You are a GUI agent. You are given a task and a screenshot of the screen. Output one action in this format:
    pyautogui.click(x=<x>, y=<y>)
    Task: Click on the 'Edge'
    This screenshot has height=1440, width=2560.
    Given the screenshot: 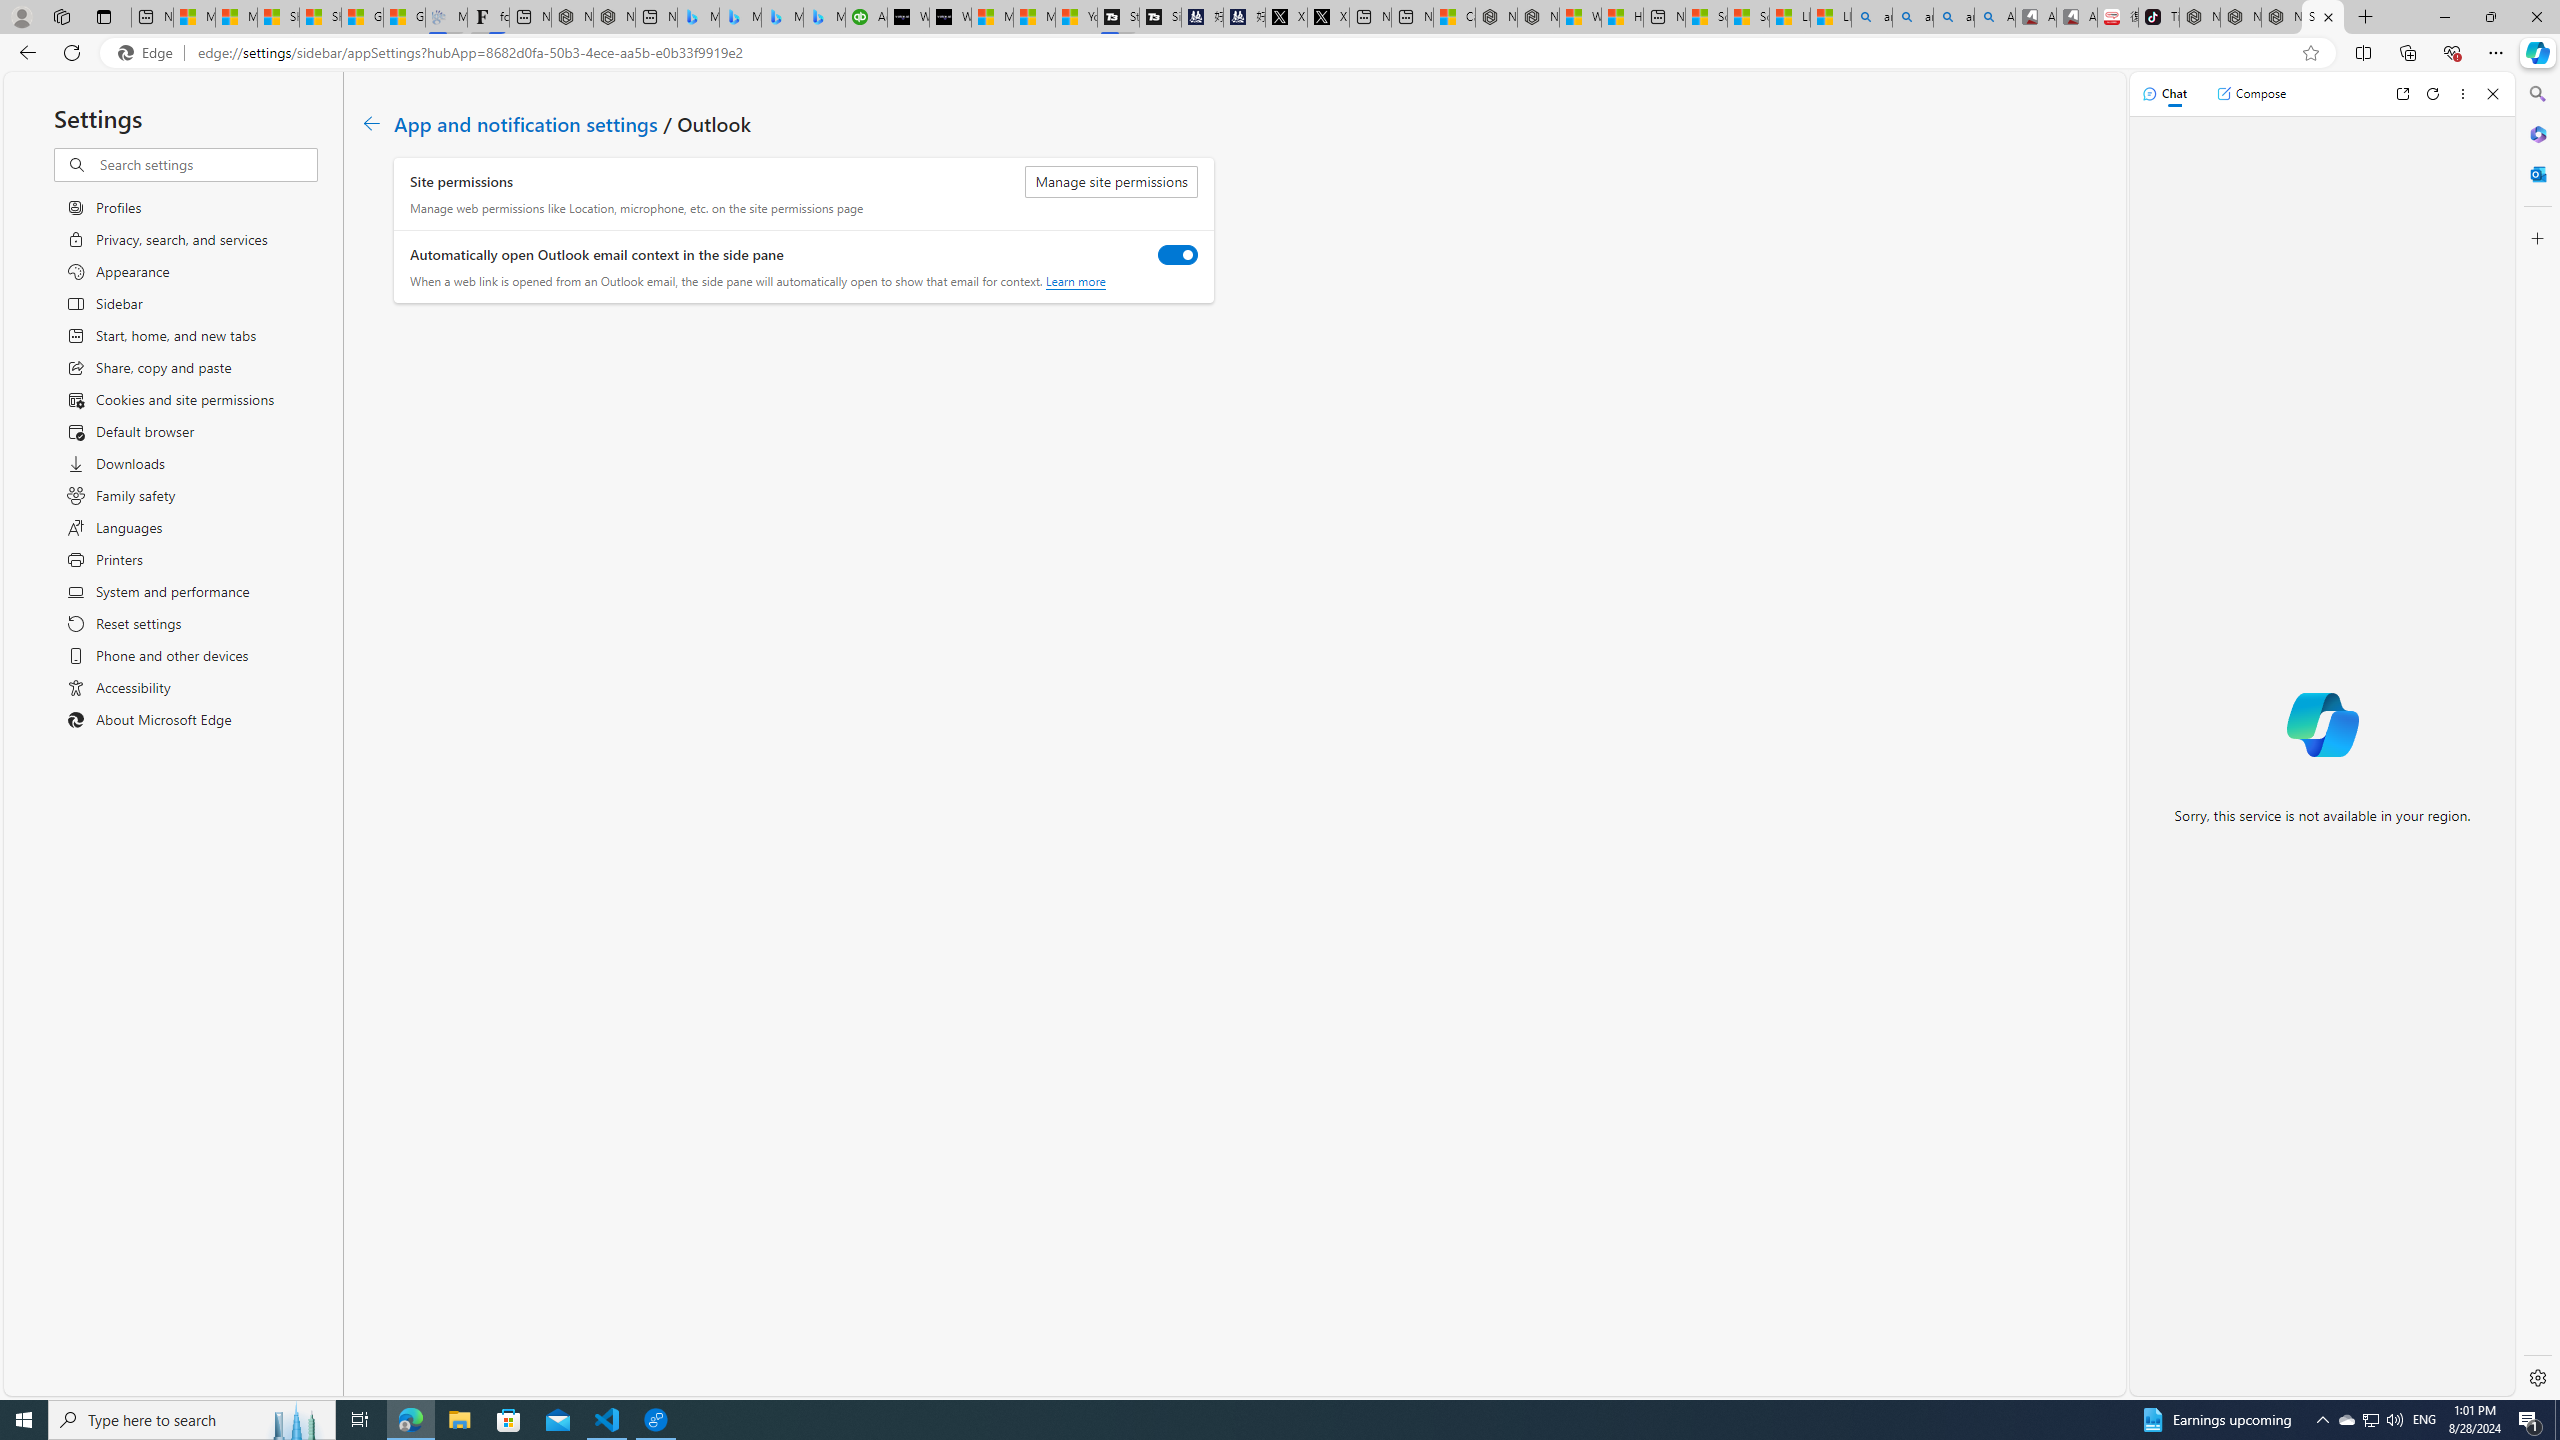 What is the action you would take?
    pyautogui.click(x=148, y=53)
    